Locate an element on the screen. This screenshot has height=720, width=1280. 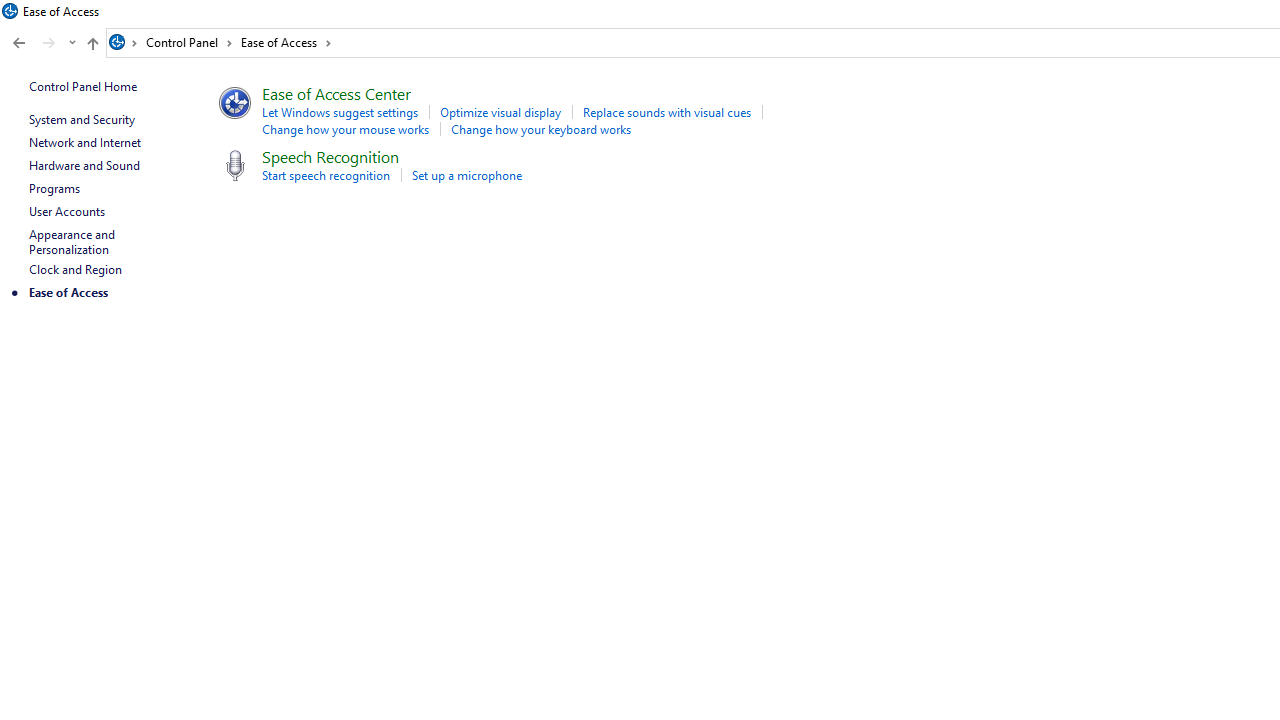
'Change how your mouse works' is located at coordinates (345, 129).